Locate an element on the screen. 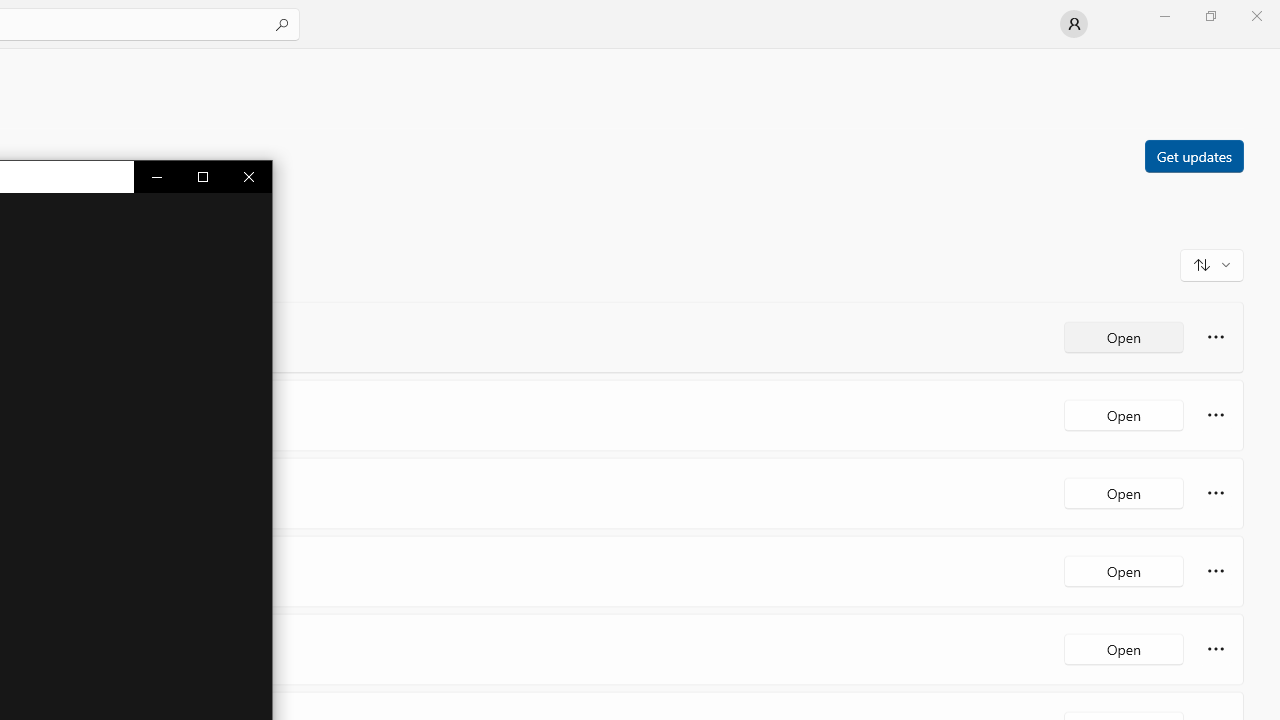 This screenshot has width=1280, height=720. 'Get updates' is located at coordinates (1193, 154).